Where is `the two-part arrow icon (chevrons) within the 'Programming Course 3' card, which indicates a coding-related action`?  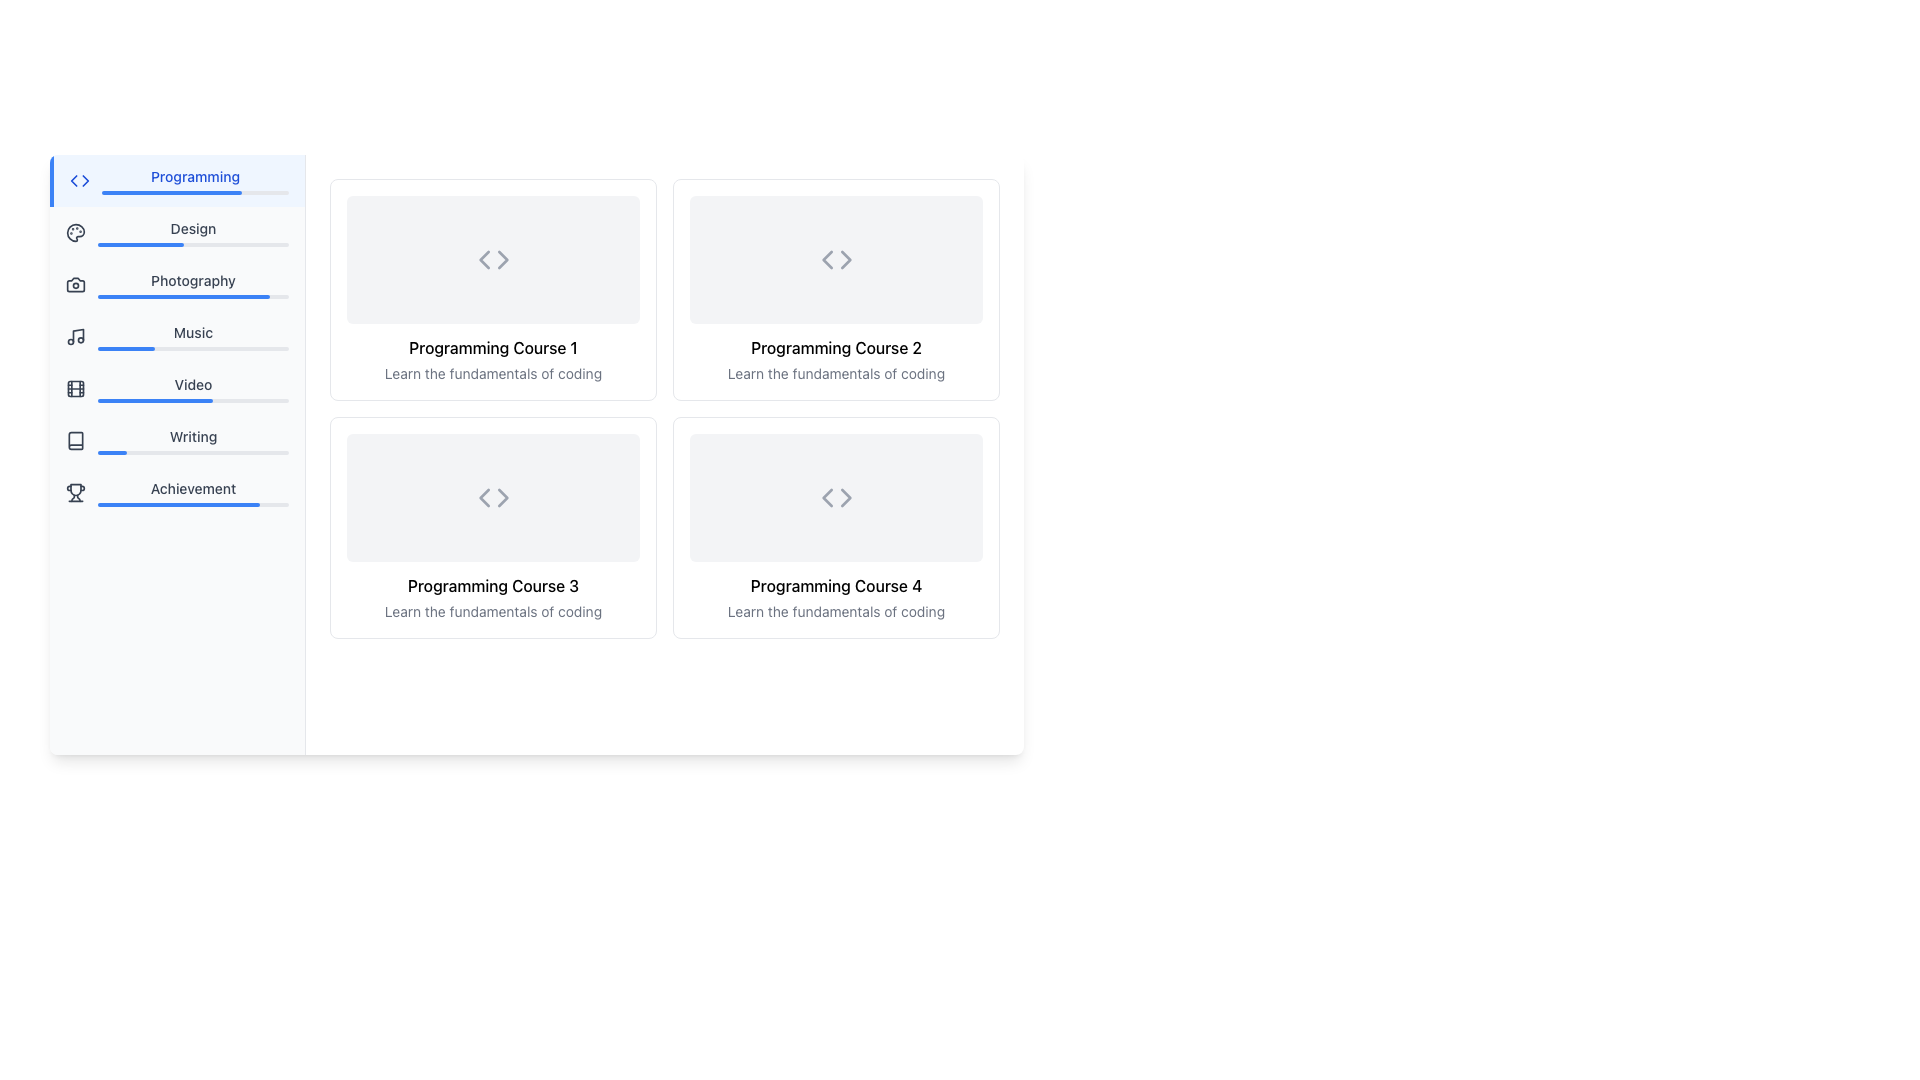 the two-part arrow icon (chevrons) within the 'Programming Course 3' card, which indicates a coding-related action is located at coordinates (493, 496).